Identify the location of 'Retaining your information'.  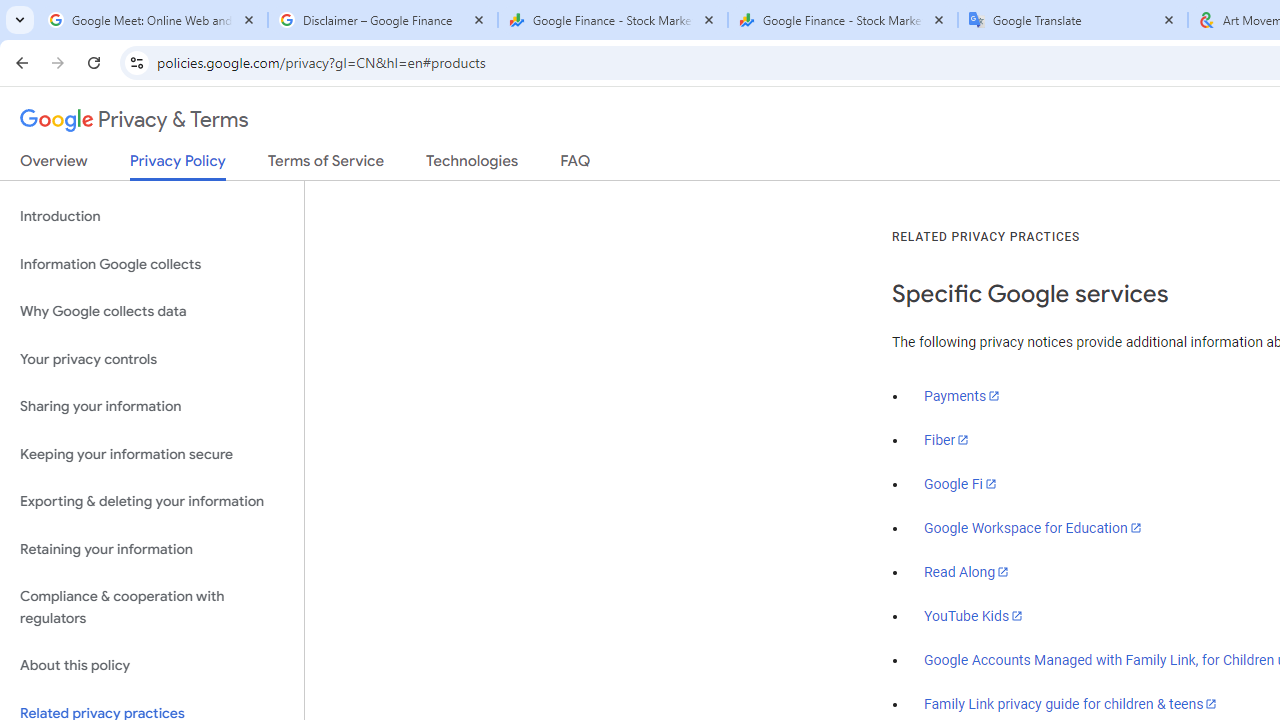
(151, 549).